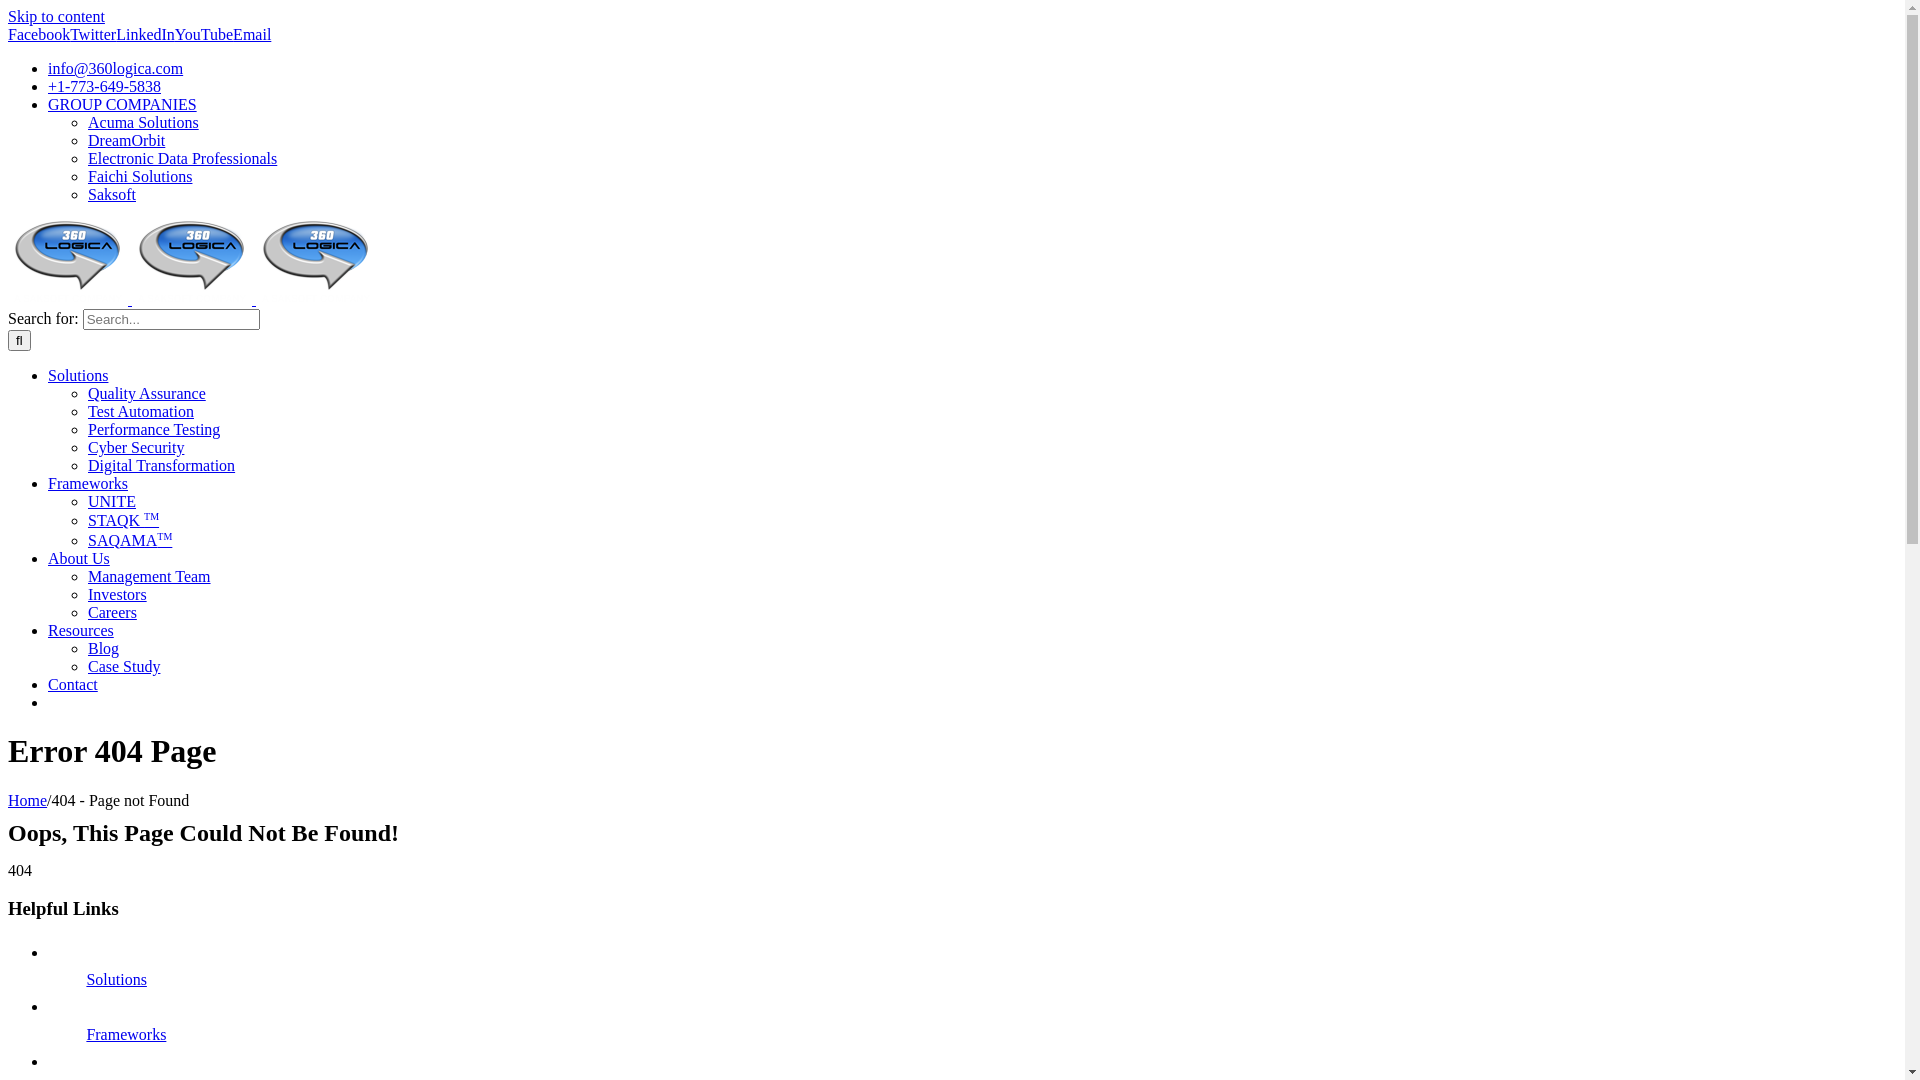 The image size is (1920, 1080). What do you see at coordinates (77, 375) in the screenshot?
I see `'Solutions'` at bounding box center [77, 375].